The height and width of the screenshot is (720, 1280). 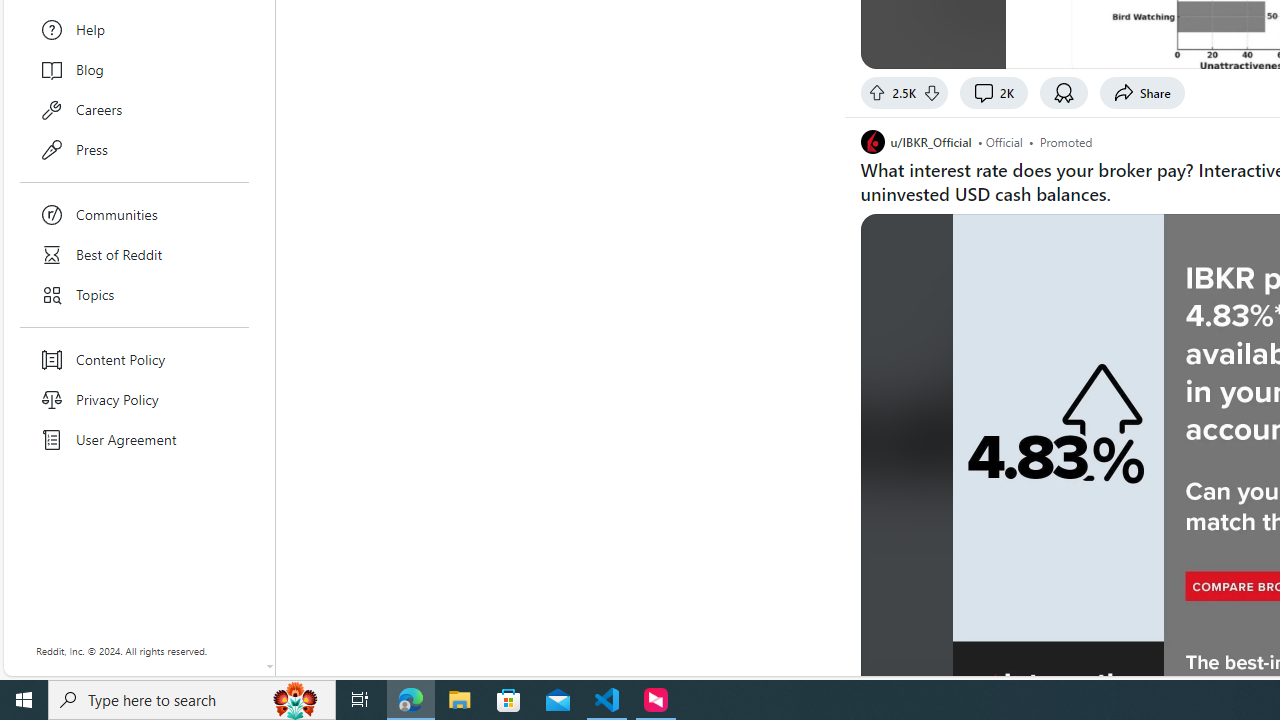 What do you see at coordinates (876, 92) in the screenshot?
I see `'Upvote'` at bounding box center [876, 92].